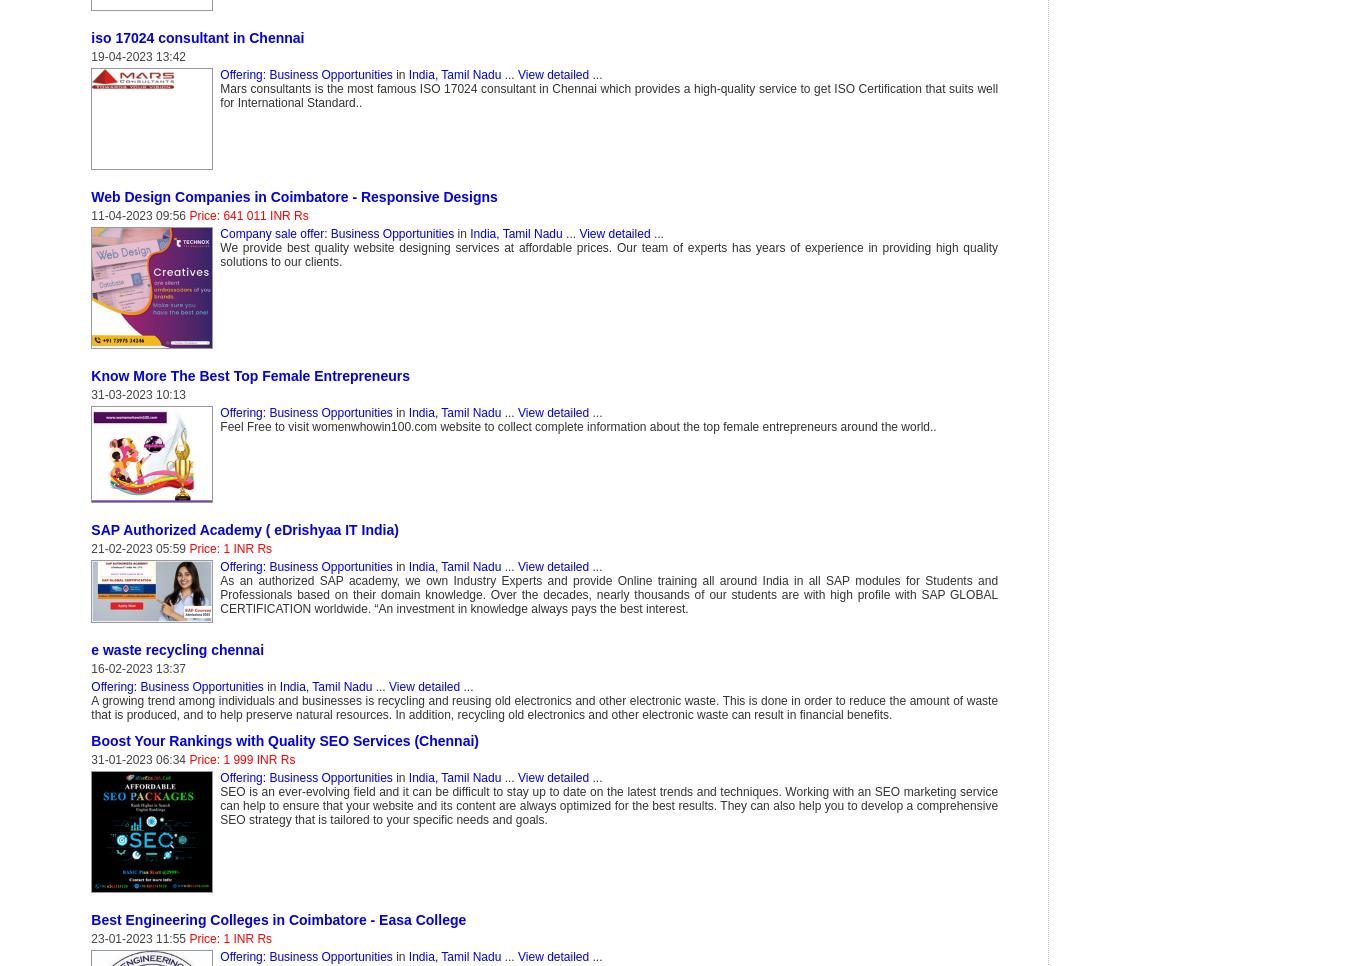 The height and width of the screenshot is (966, 1366). What do you see at coordinates (242, 759) in the screenshot?
I see `'Price: 1 999 INR Rs'` at bounding box center [242, 759].